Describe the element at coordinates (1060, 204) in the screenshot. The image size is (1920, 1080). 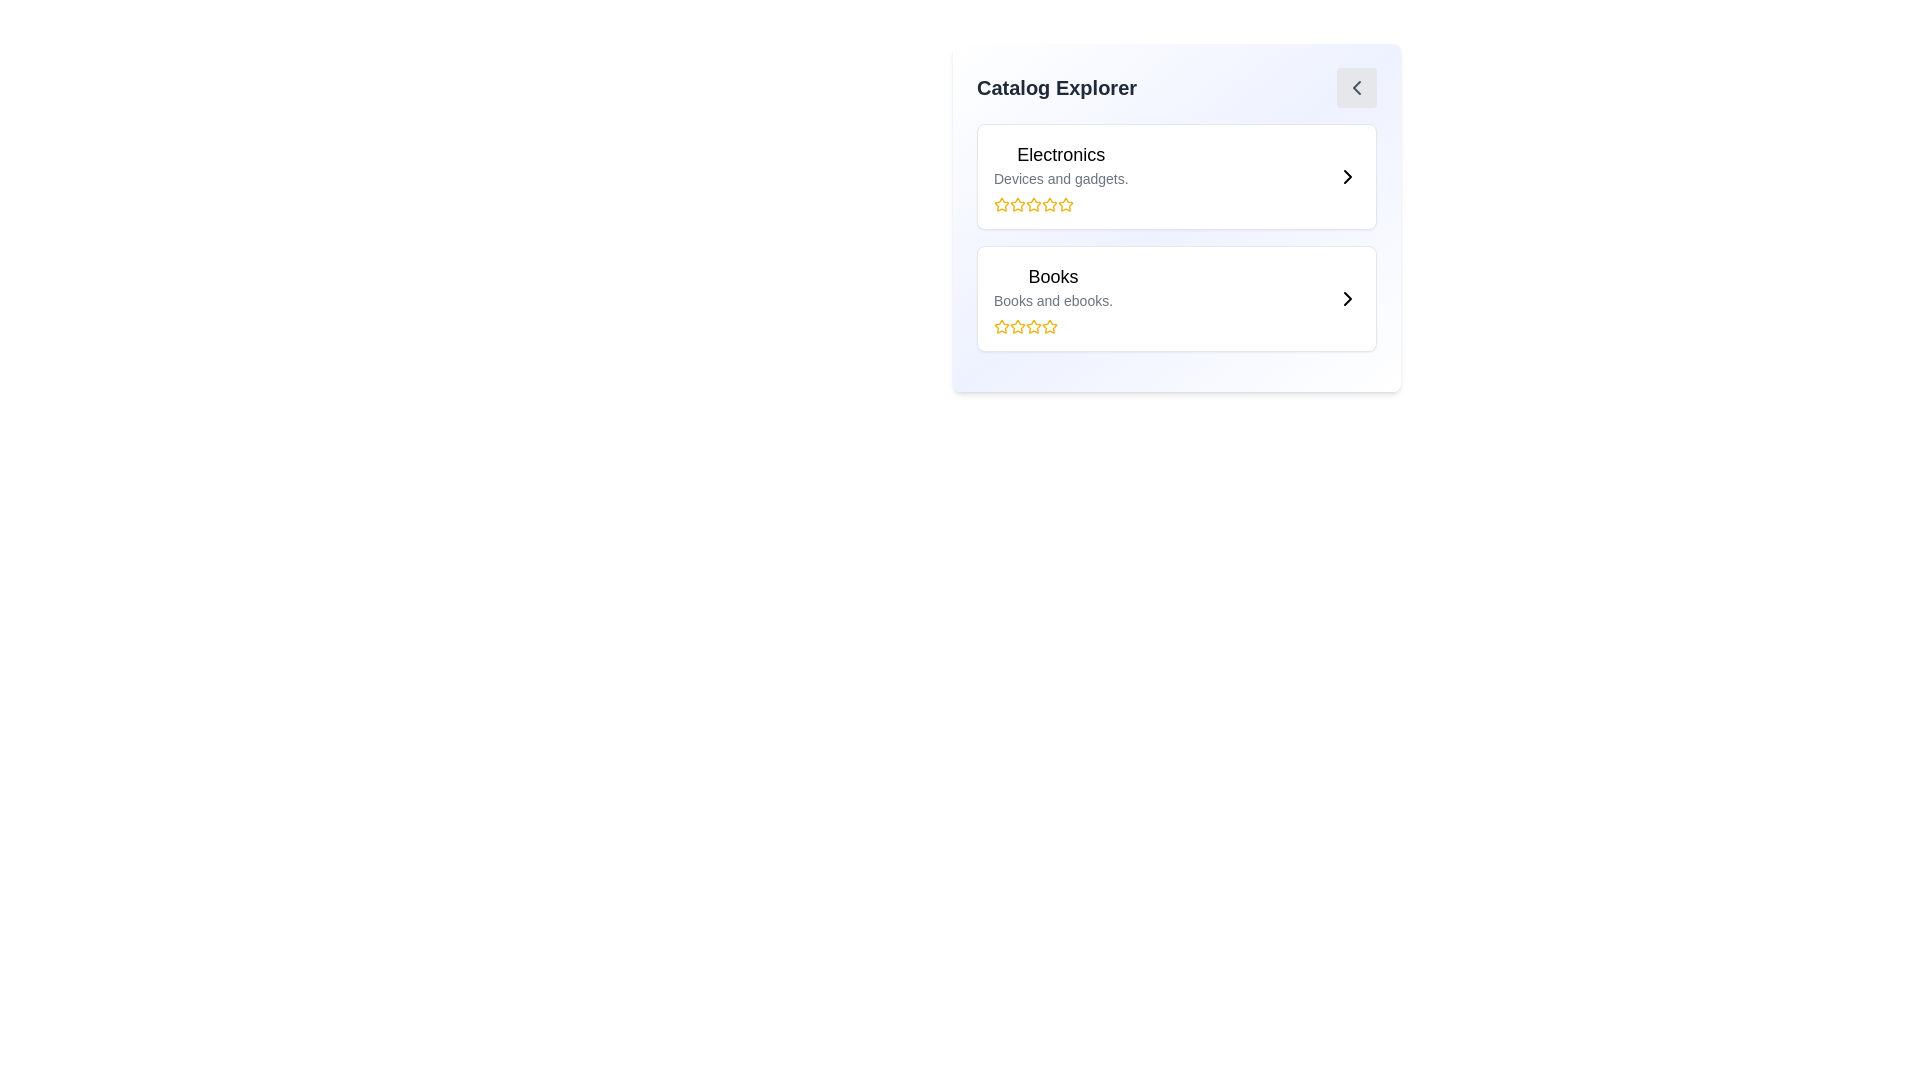
I see `the fourth star in the Rating component under the 'Electronics' section, specifically below the subtitle 'Devices and gadgets', to set the rating` at that location.